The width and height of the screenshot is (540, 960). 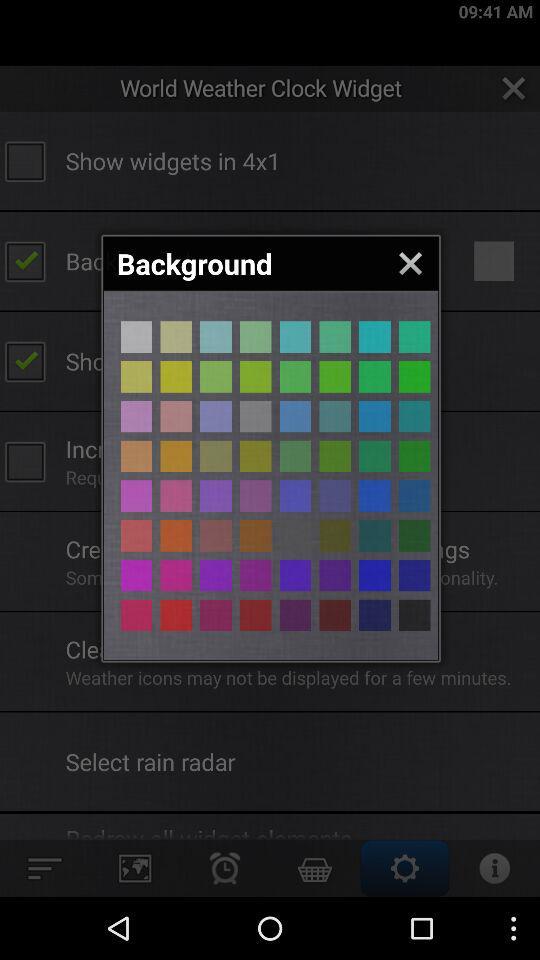 I want to click on background color design, so click(x=413, y=534).